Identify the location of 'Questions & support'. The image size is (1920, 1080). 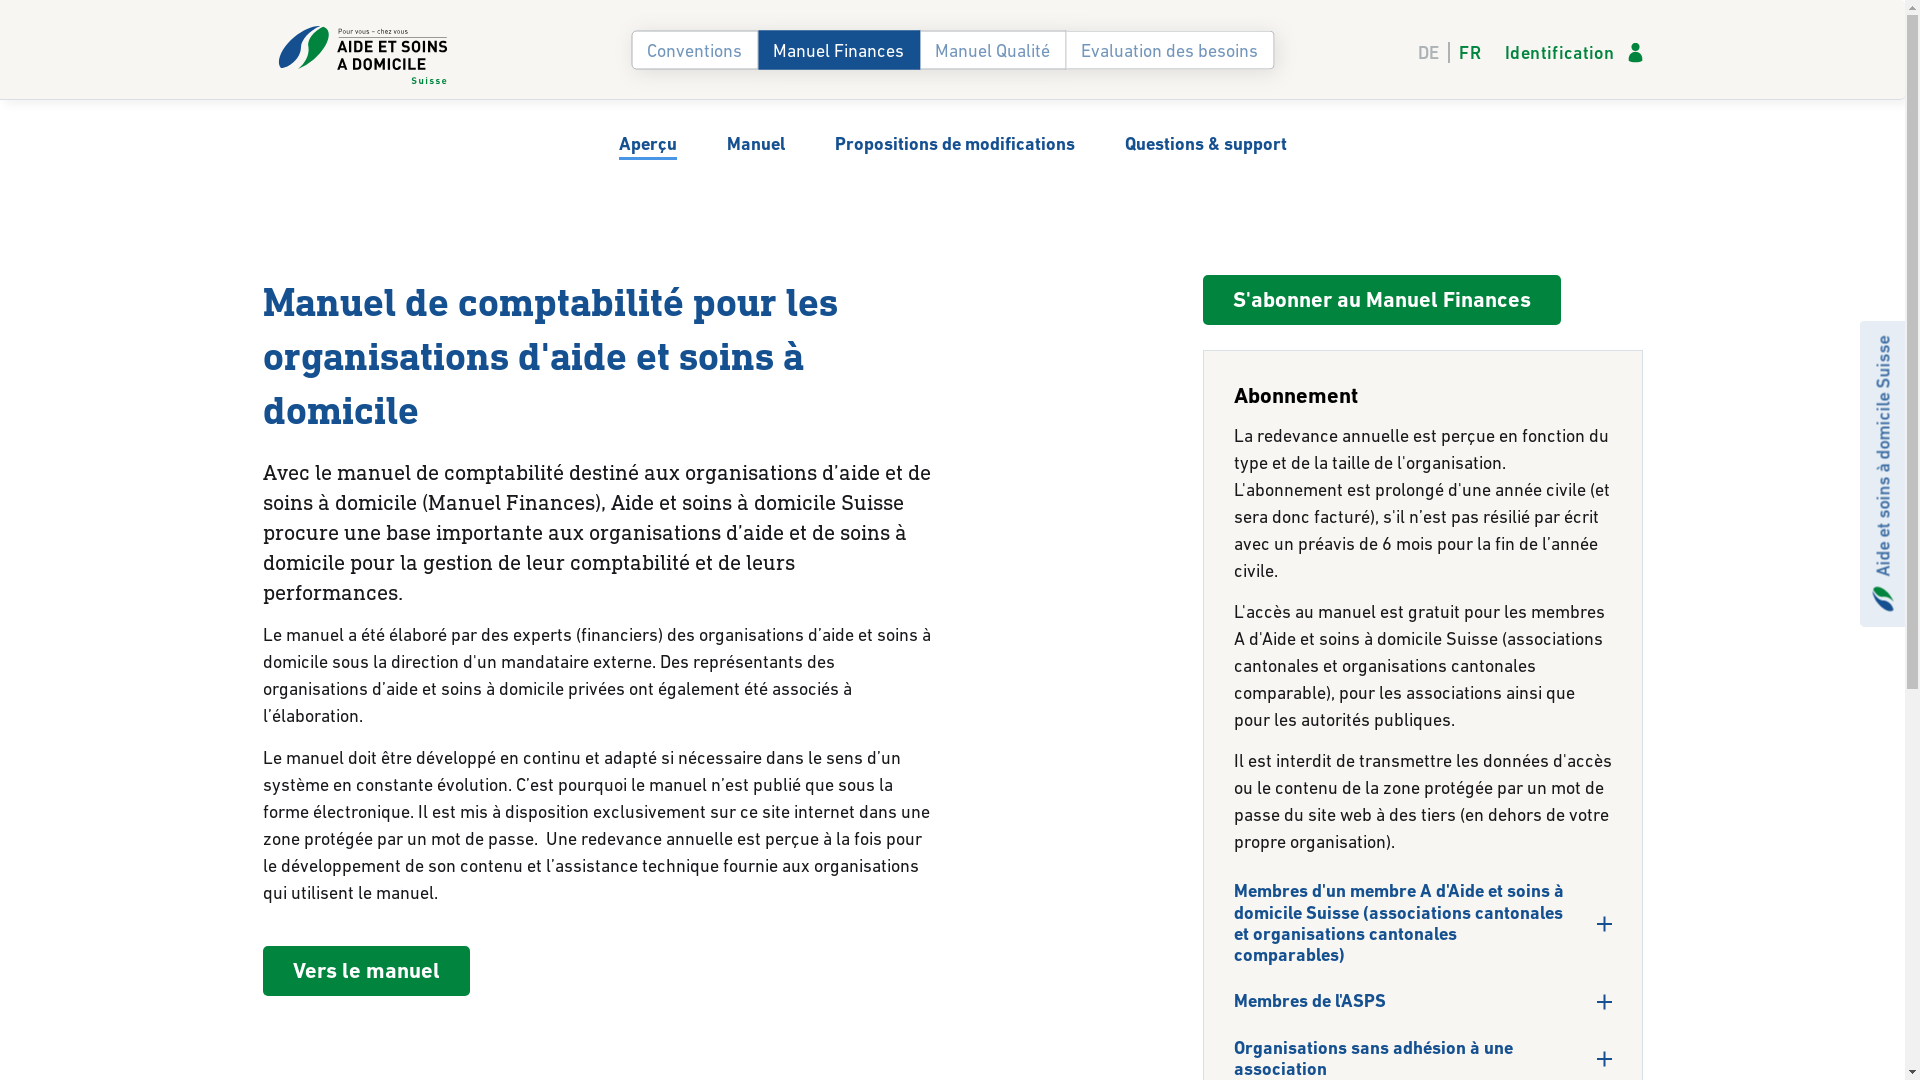
(1203, 142).